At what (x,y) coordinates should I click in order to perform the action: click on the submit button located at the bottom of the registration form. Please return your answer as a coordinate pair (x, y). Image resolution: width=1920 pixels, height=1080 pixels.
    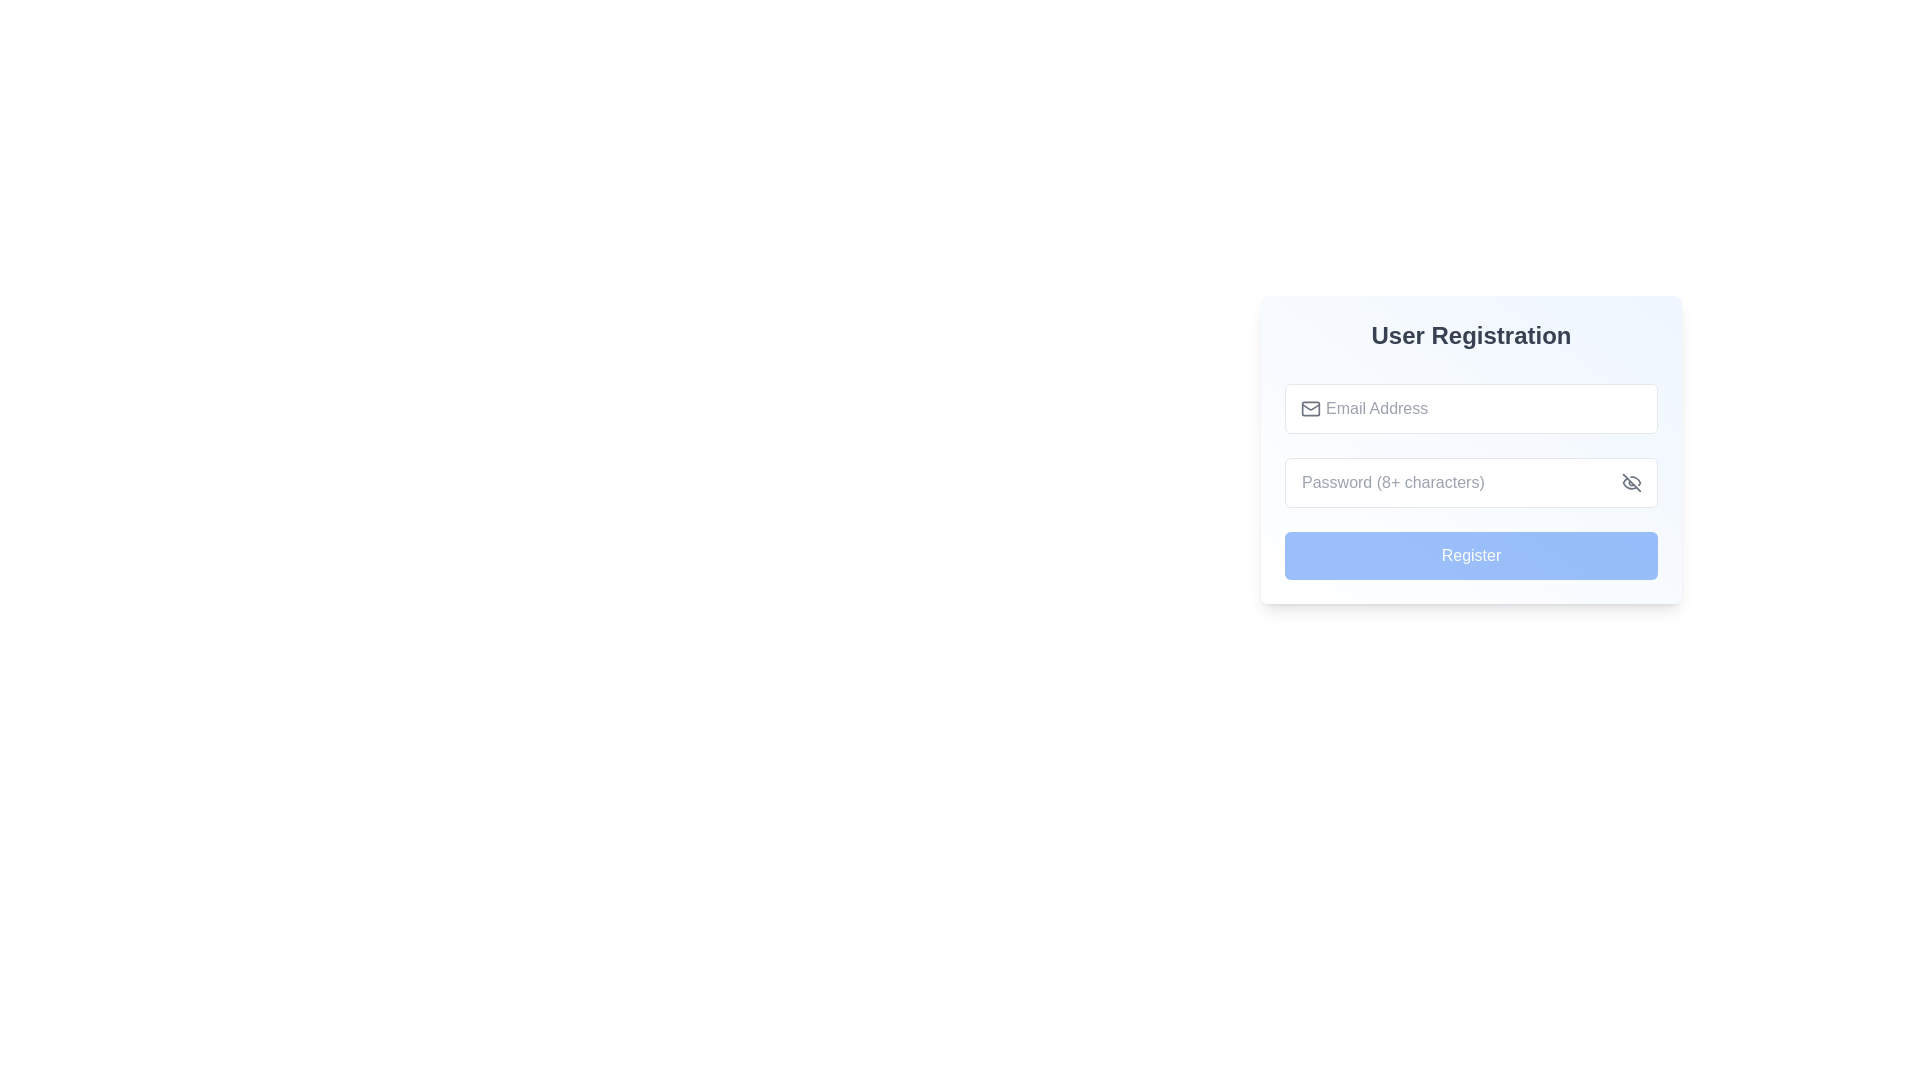
    Looking at the image, I should click on (1471, 555).